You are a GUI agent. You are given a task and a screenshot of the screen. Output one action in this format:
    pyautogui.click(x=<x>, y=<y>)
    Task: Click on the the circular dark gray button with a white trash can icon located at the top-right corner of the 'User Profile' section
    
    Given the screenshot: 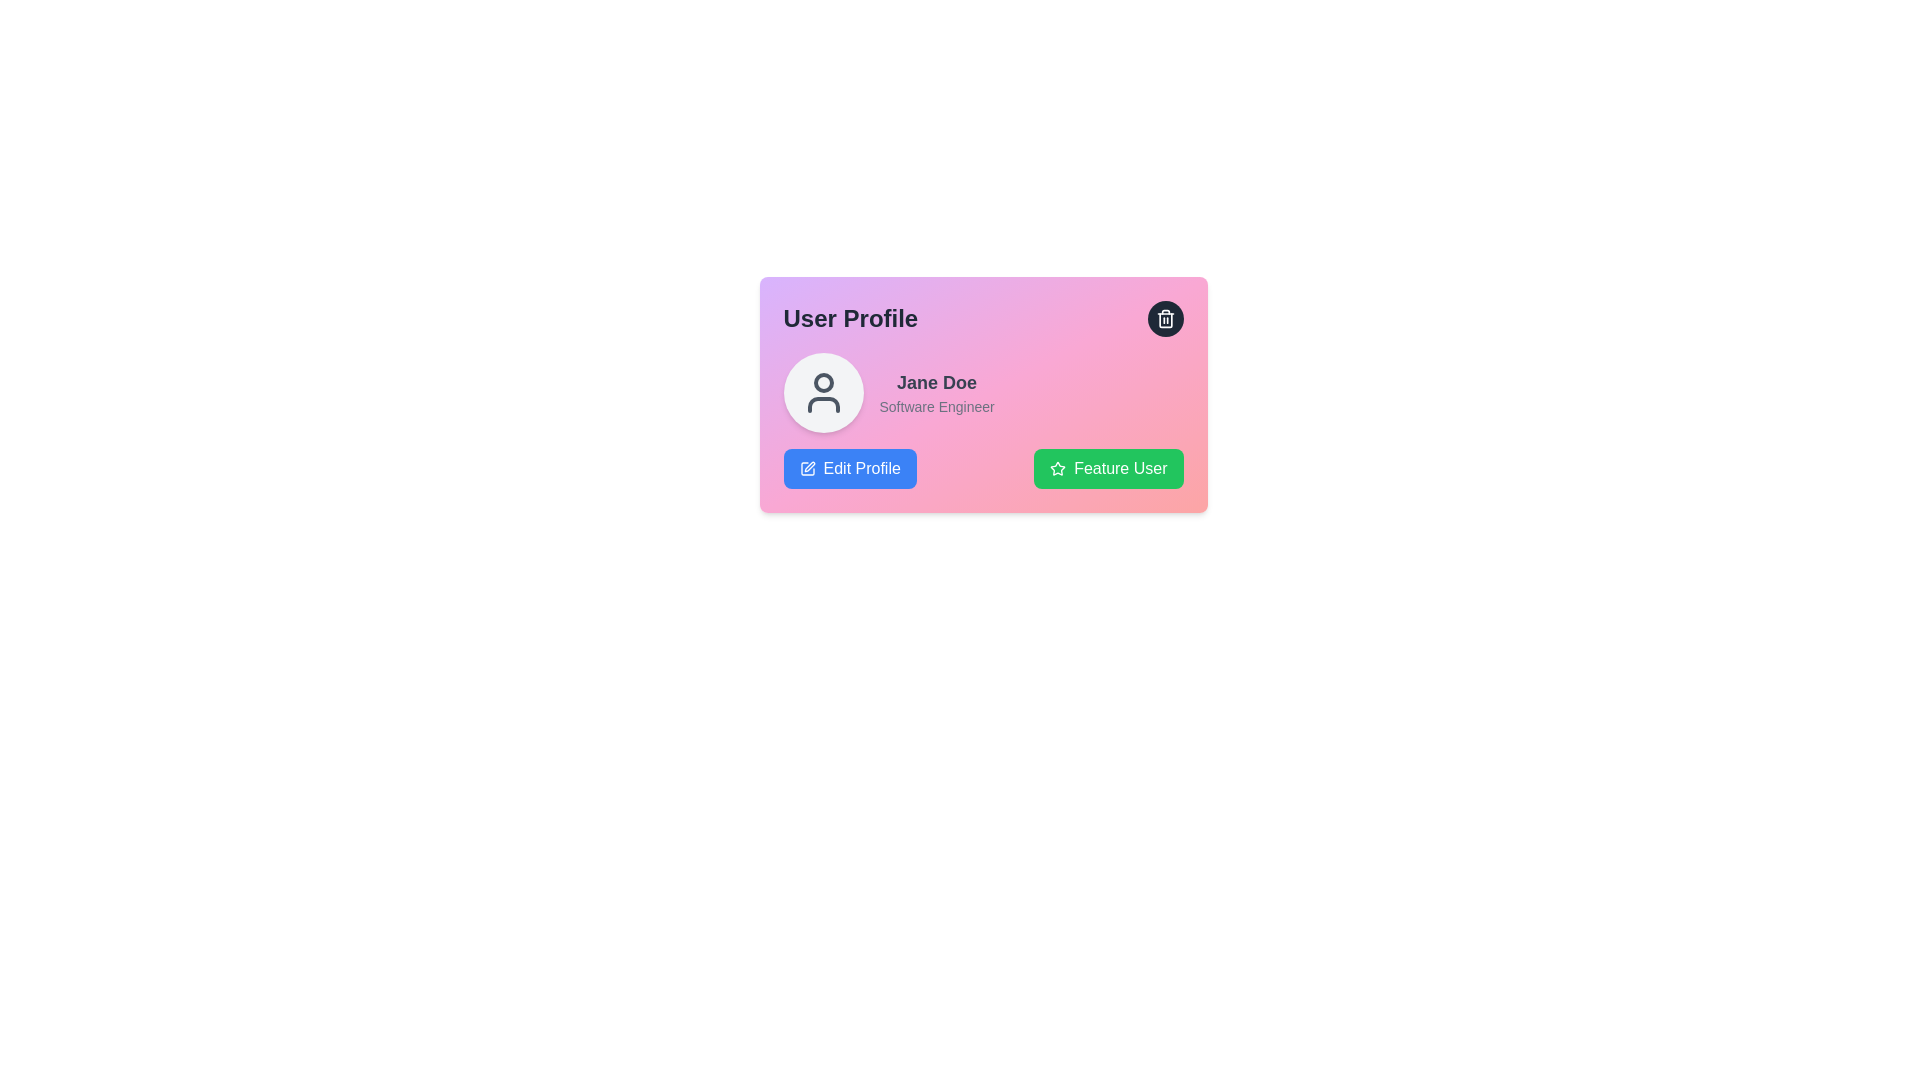 What is the action you would take?
    pyautogui.click(x=1165, y=318)
    